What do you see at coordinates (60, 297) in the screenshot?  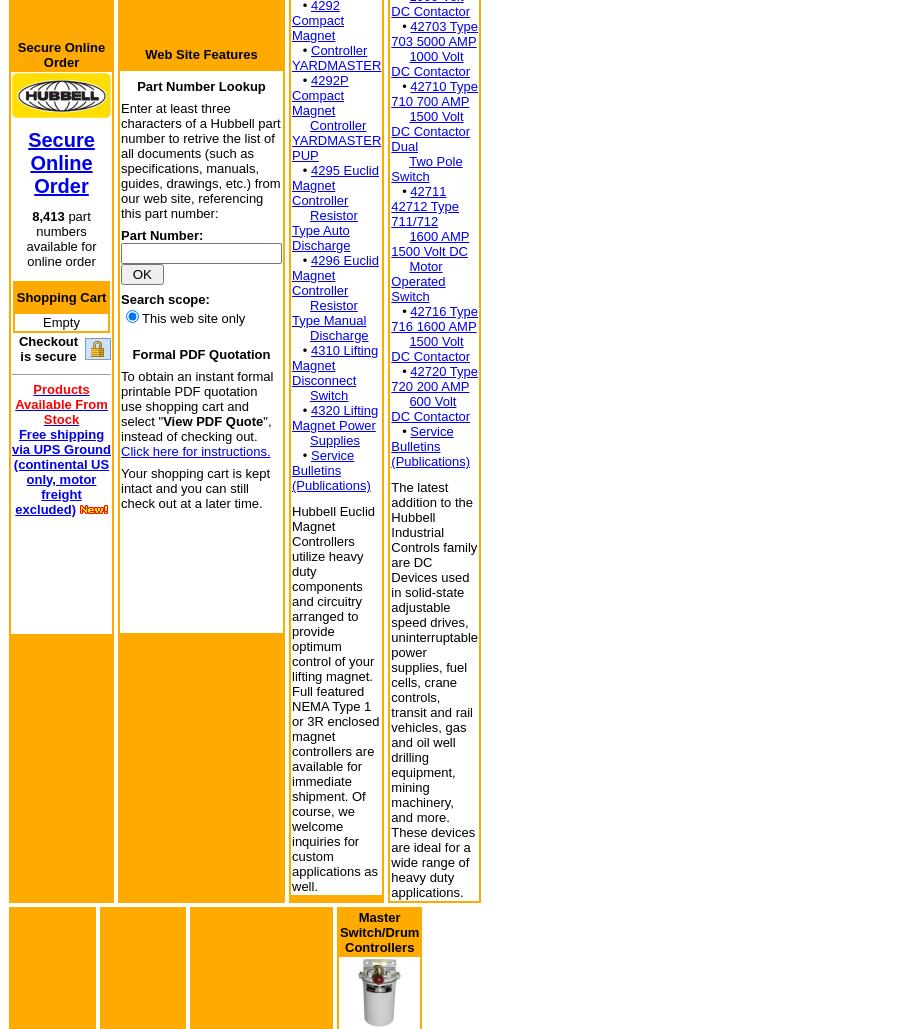 I see `'Shopping Cart'` at bounding box center [60, 297].